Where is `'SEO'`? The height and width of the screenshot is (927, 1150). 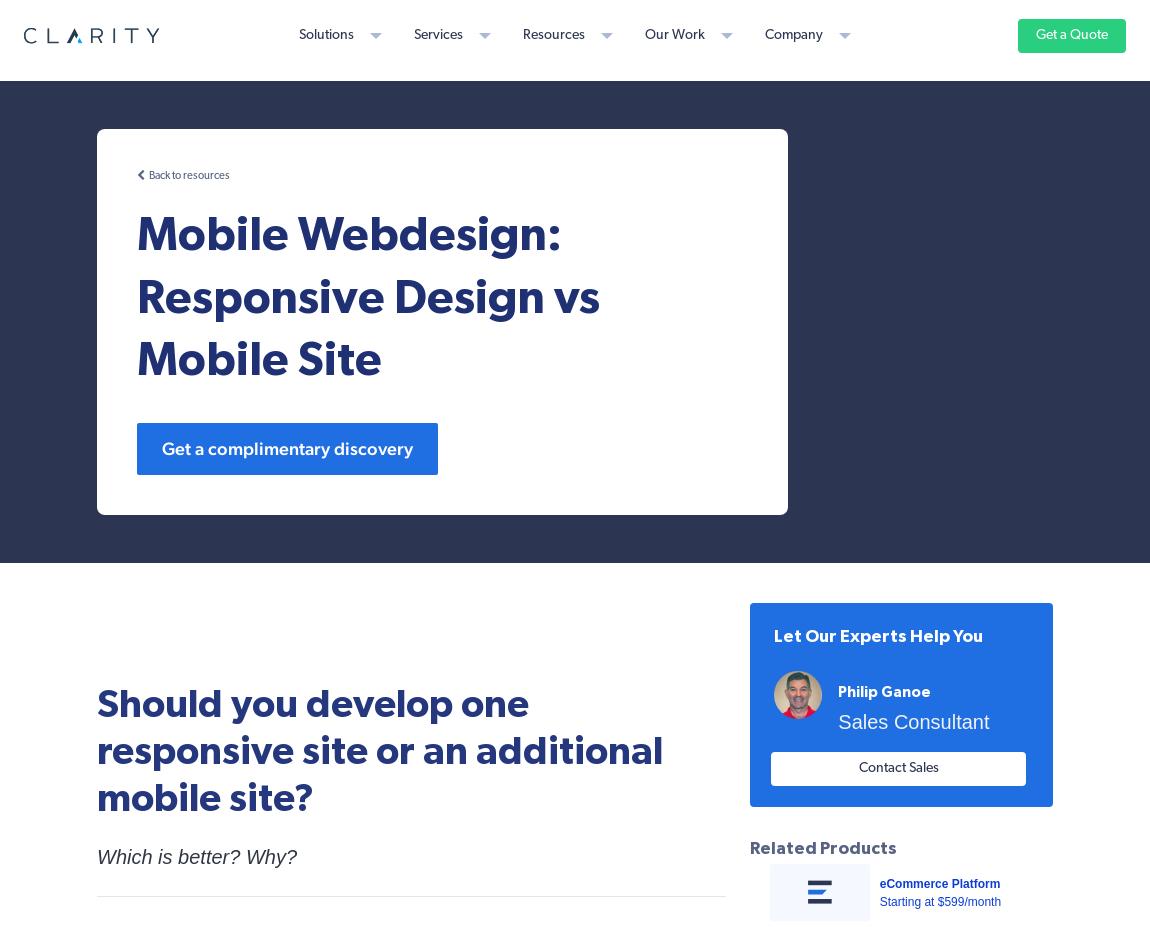
'SEO' is located at coordinates (246, 284).